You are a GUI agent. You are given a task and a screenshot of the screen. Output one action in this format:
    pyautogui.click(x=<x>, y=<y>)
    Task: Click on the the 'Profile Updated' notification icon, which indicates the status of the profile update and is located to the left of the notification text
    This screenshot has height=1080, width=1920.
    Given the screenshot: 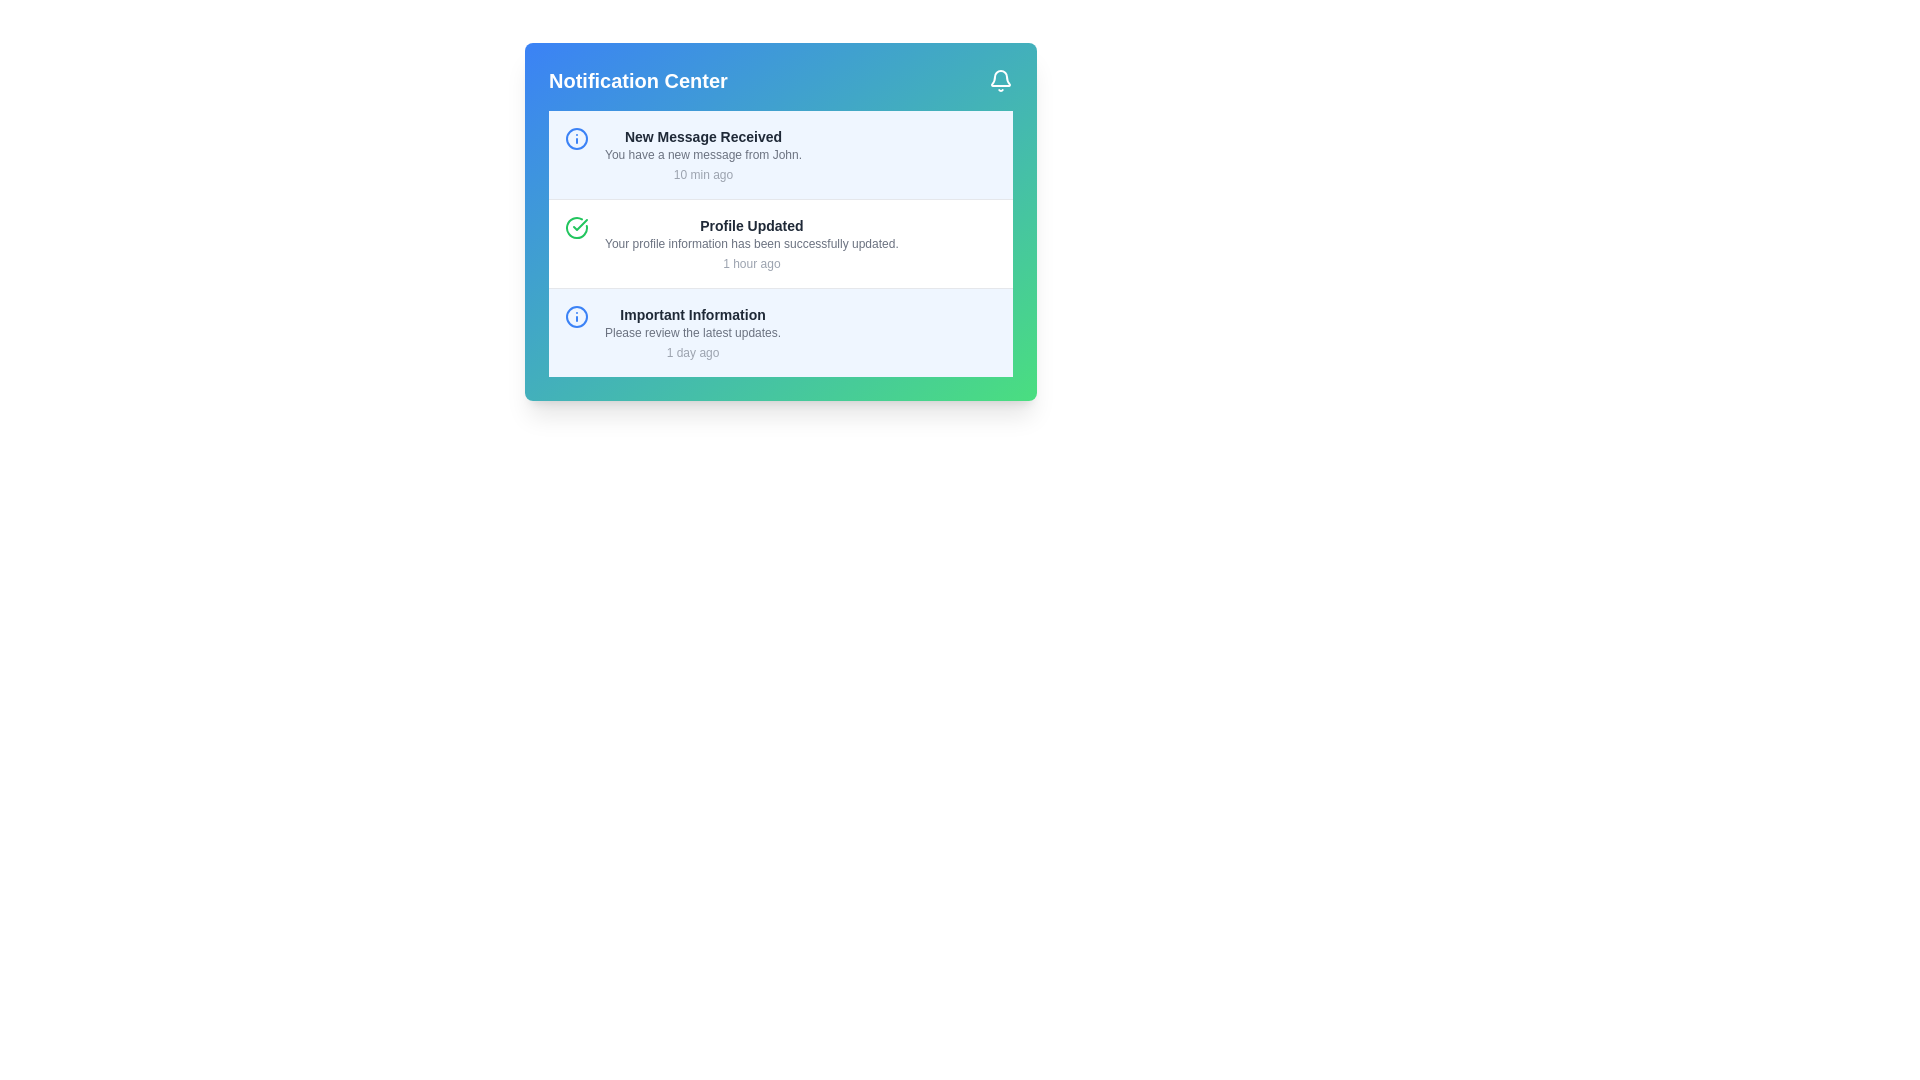 What is the action you would take?
    pyautogui.click(x=575, y=226)
    